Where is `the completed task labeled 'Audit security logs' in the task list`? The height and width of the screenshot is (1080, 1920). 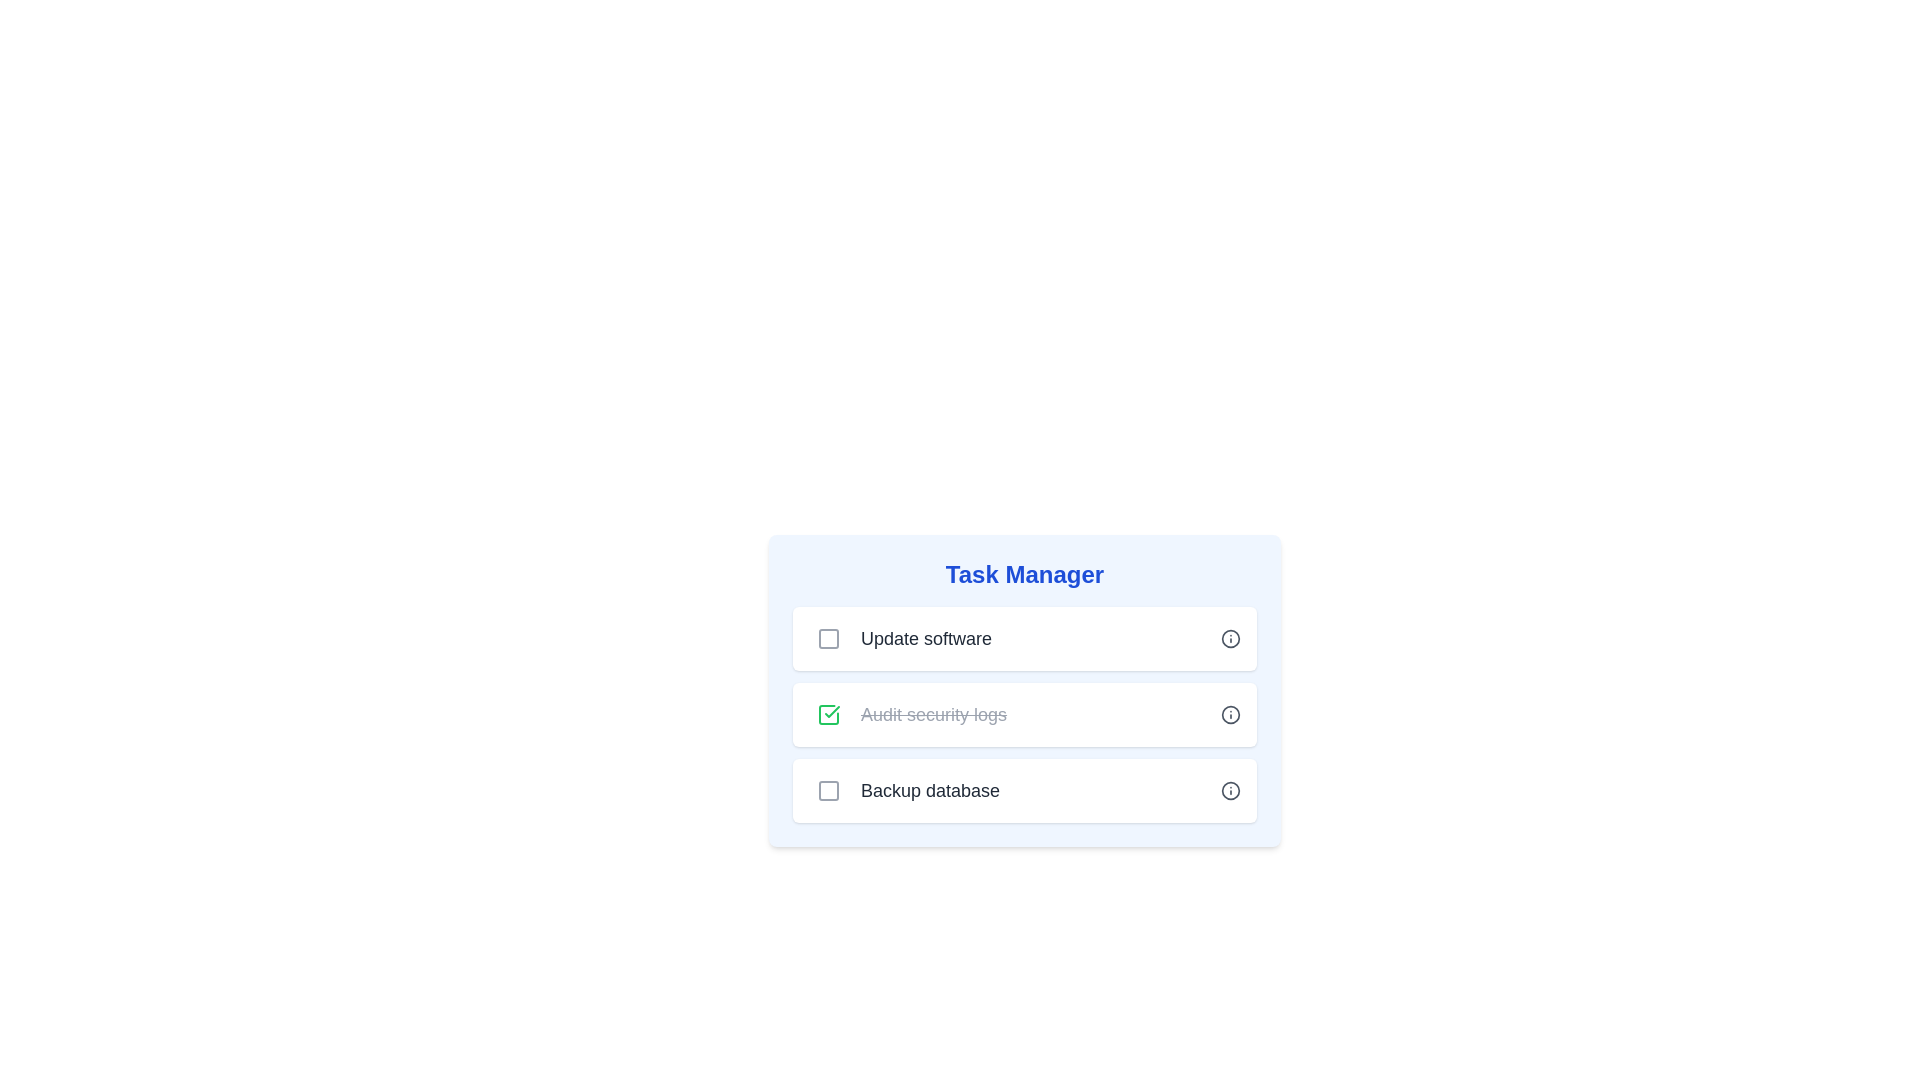 the completed task labeled 'Audit security logs' in the task list is located at coordinates (1025, 689).